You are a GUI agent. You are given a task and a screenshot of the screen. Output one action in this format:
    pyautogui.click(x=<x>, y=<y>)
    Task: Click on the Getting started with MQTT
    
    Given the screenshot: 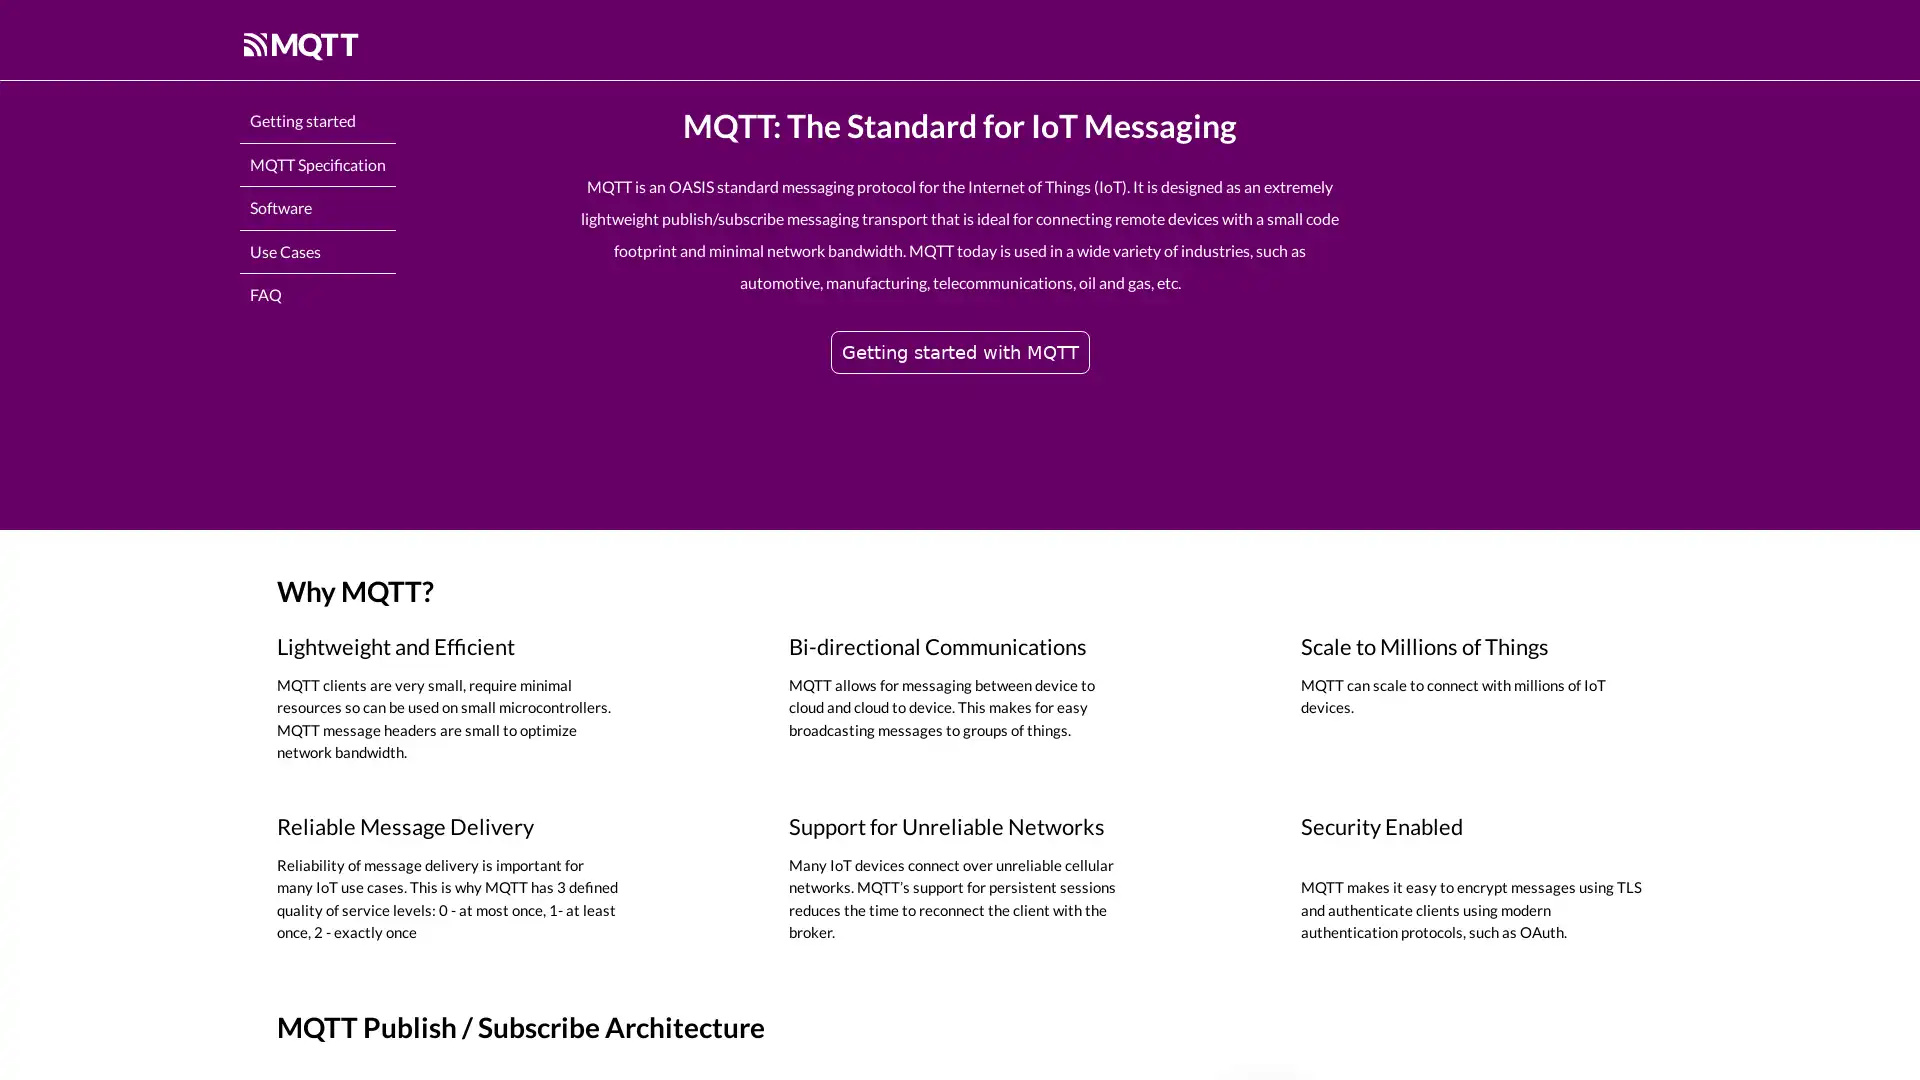 What is the action you would take?
    pyautogui.click(x=958, y=350)
    